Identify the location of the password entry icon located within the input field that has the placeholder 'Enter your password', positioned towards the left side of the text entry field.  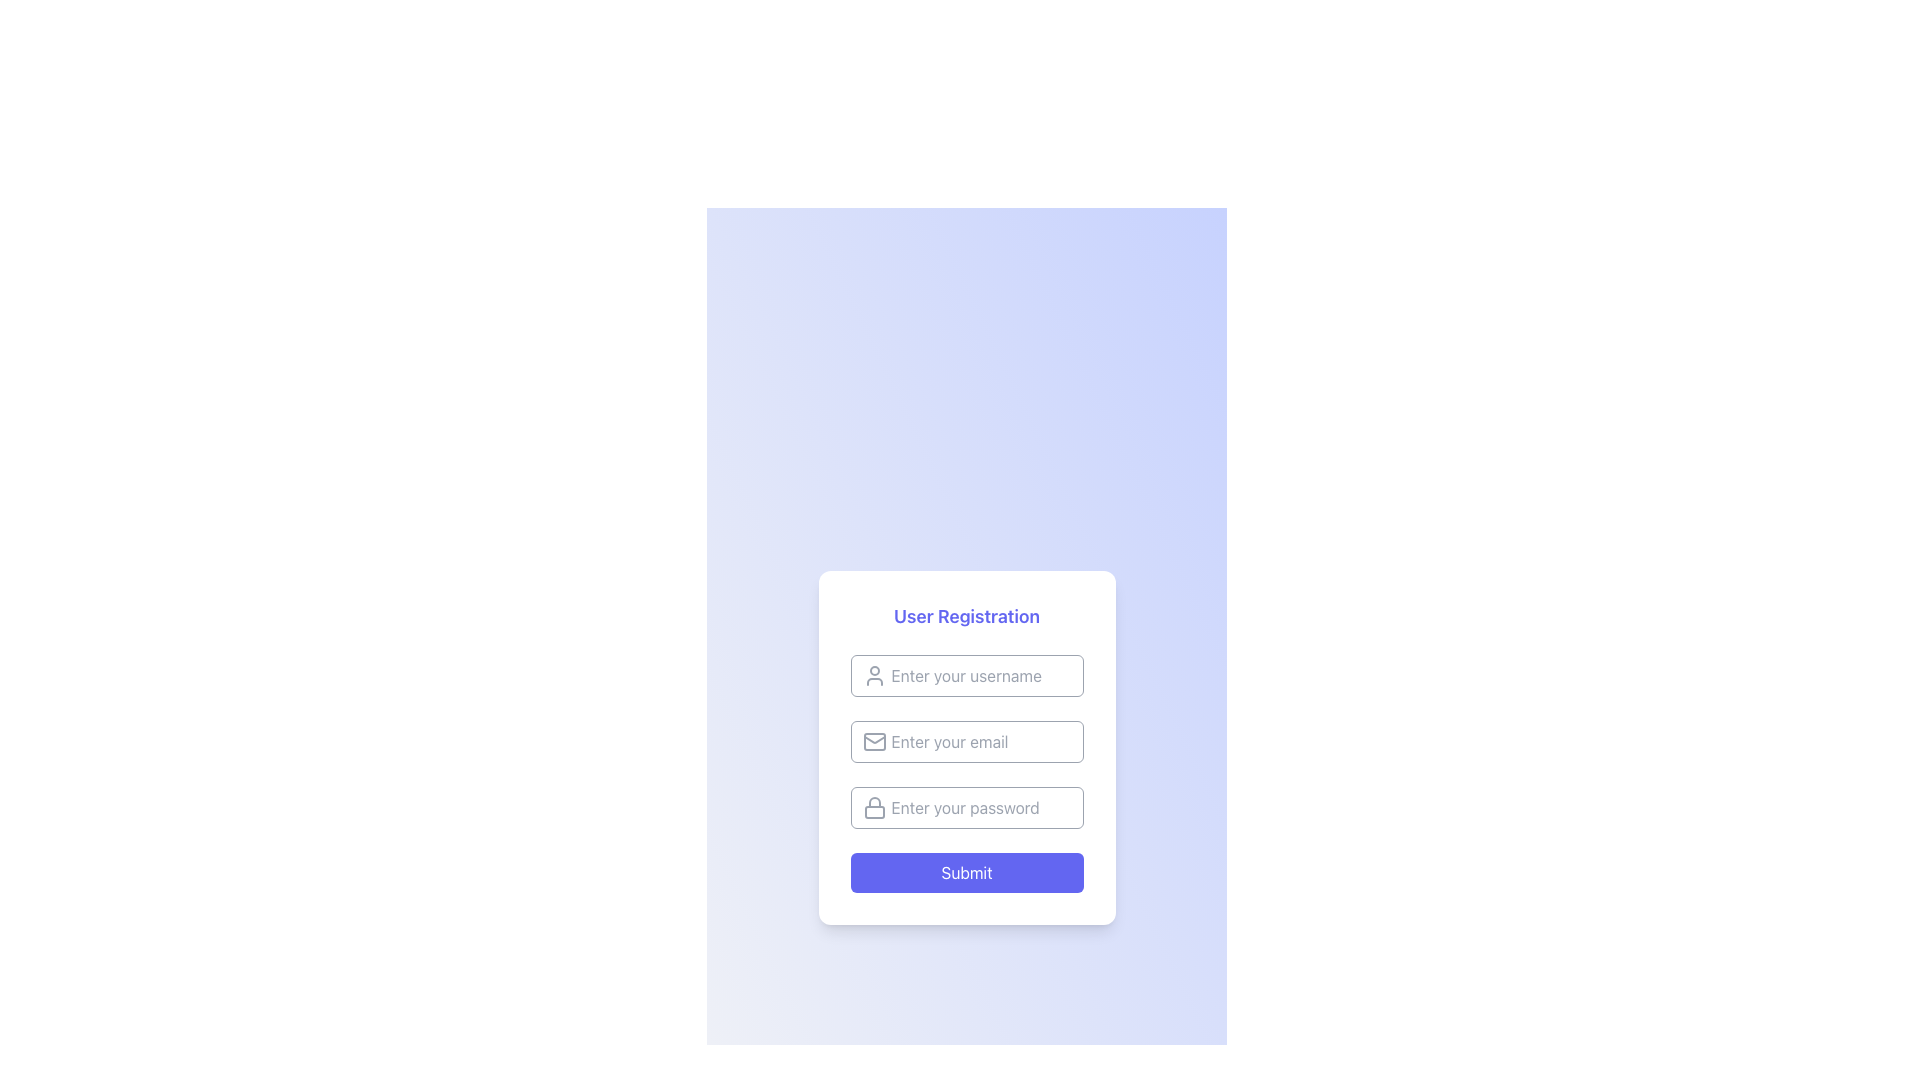
(874, 801).